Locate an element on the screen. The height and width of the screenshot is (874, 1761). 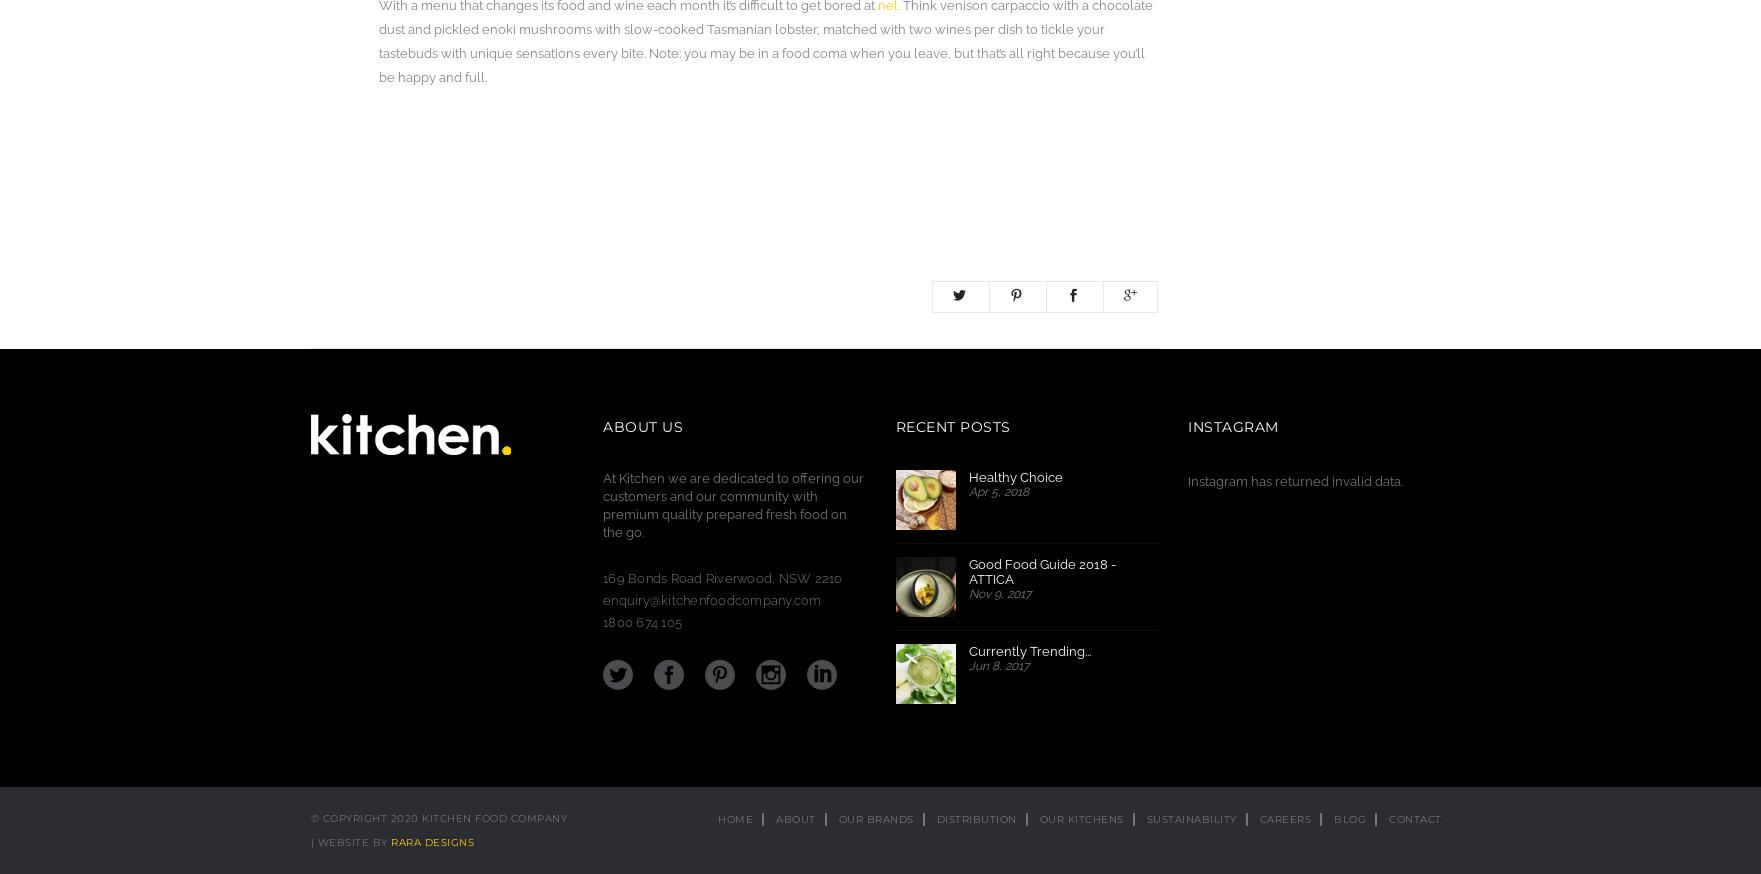
'Recent Posts' is located at coordinates (951, 427).